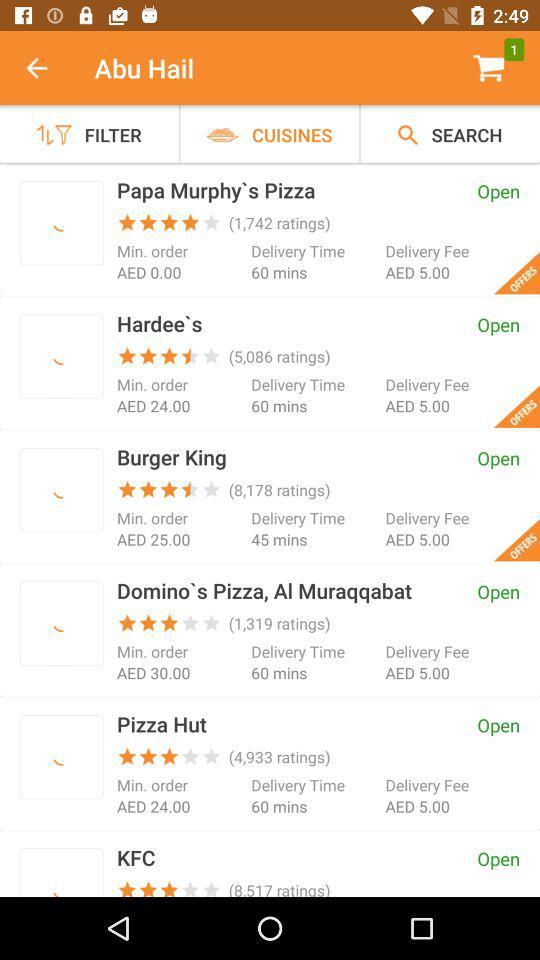  What do you see at coordinates (61, 489) in the screenshot?
I see `burger king to order from` at bounding box center [61, 489].